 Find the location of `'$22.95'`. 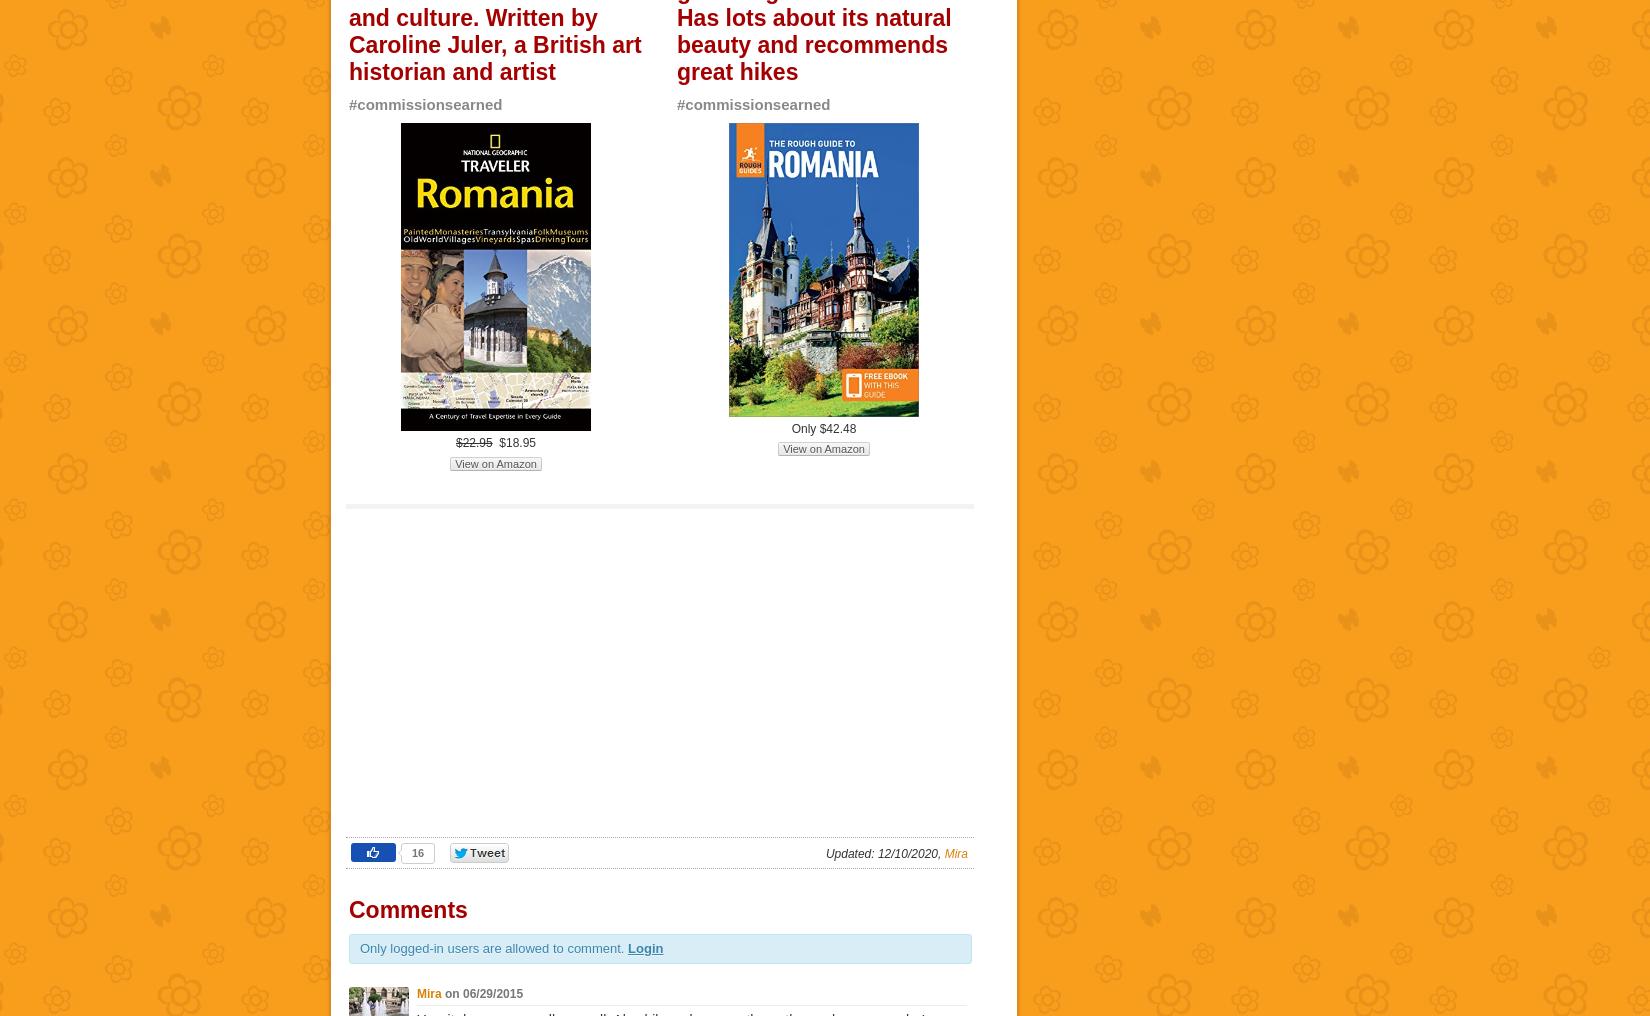

'$22.95' is located at coordinates (472, 441).